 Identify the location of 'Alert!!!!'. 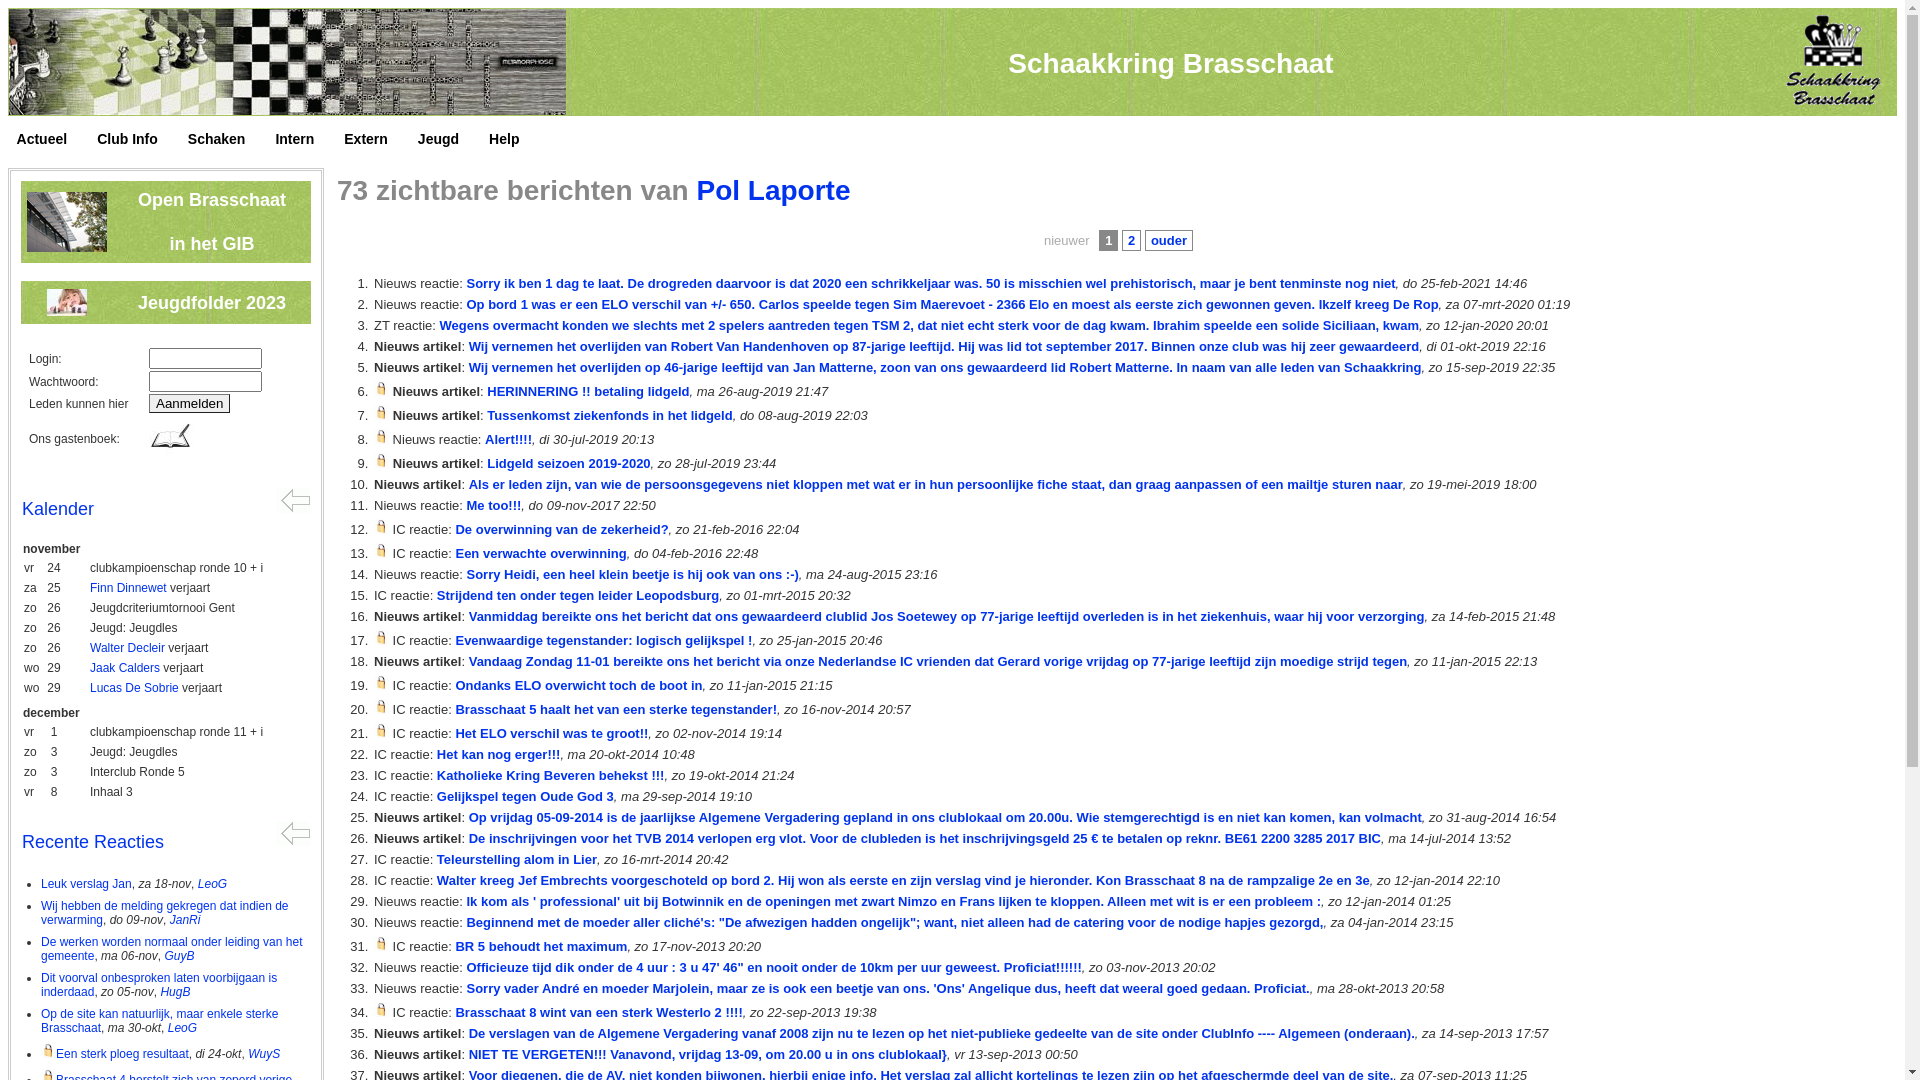
(508, 438).